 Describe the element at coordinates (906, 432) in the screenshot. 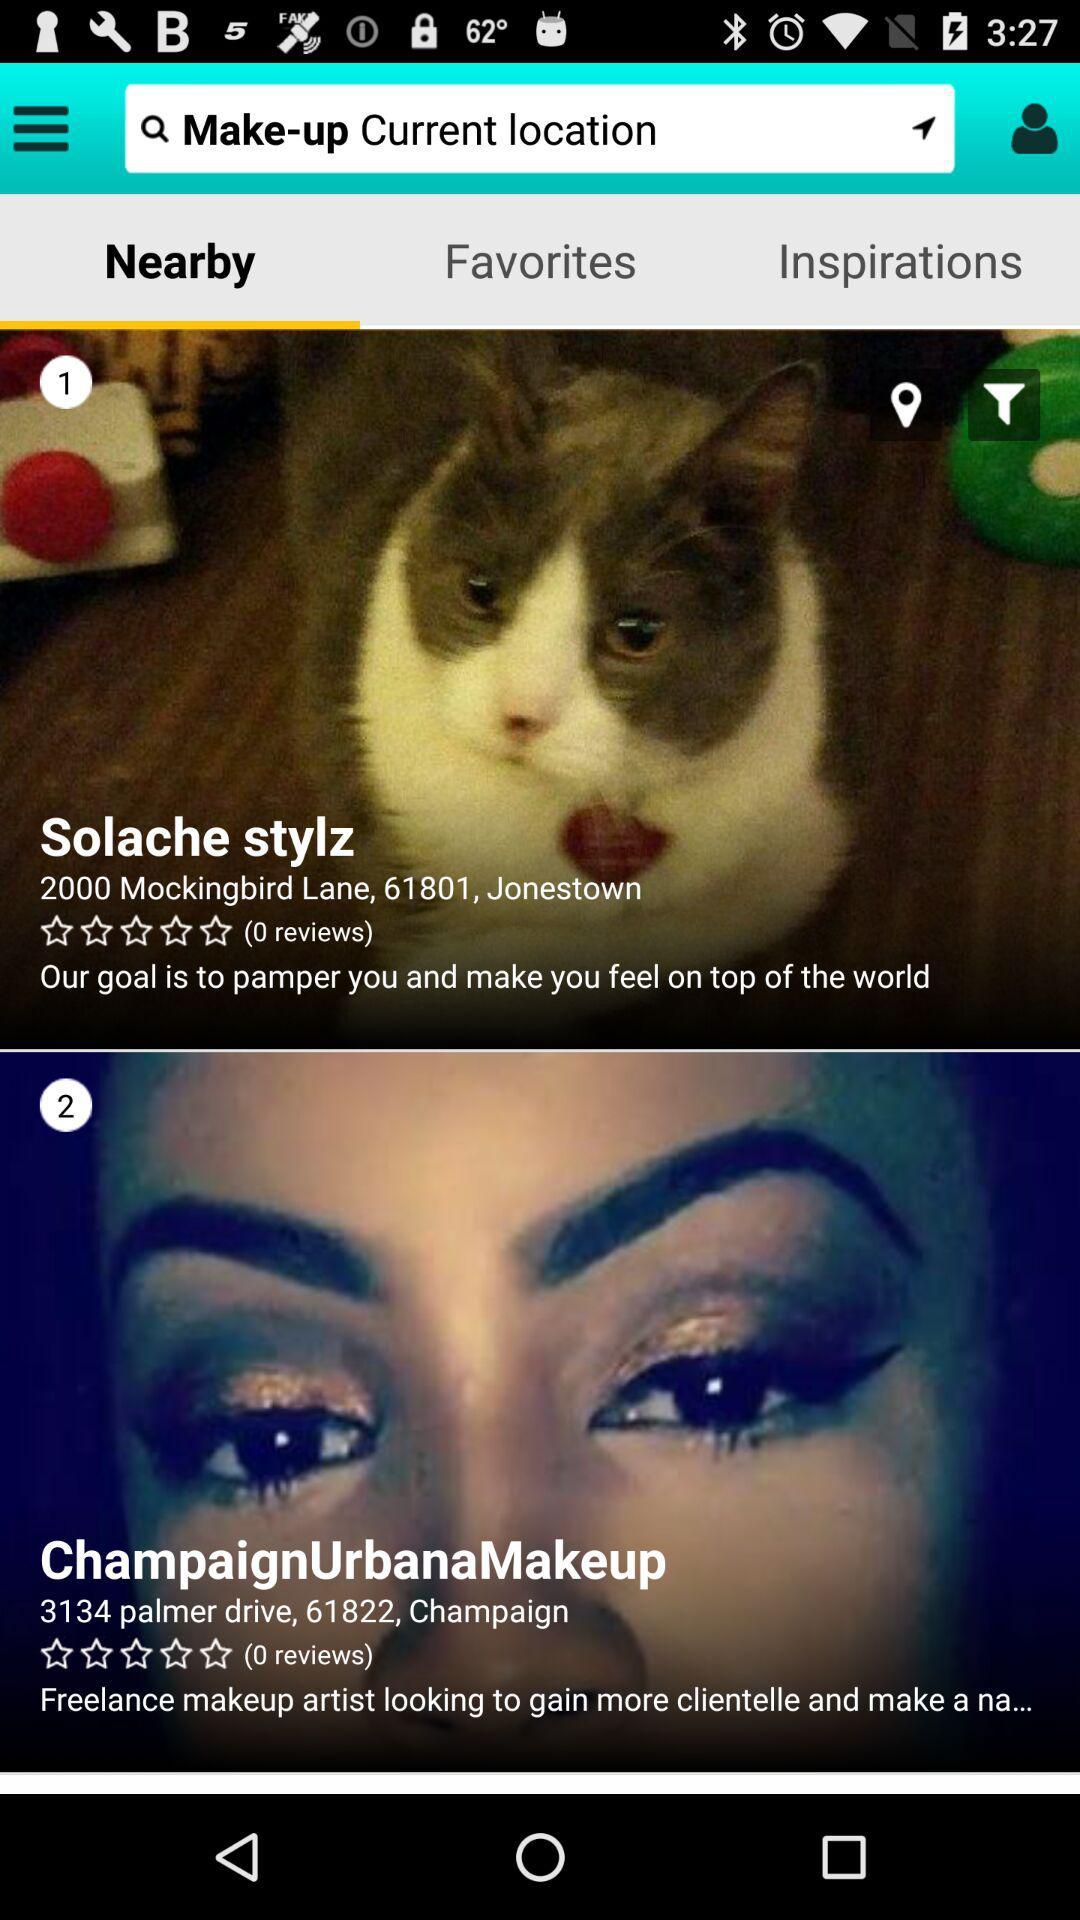

I see `the location icon` at that location.